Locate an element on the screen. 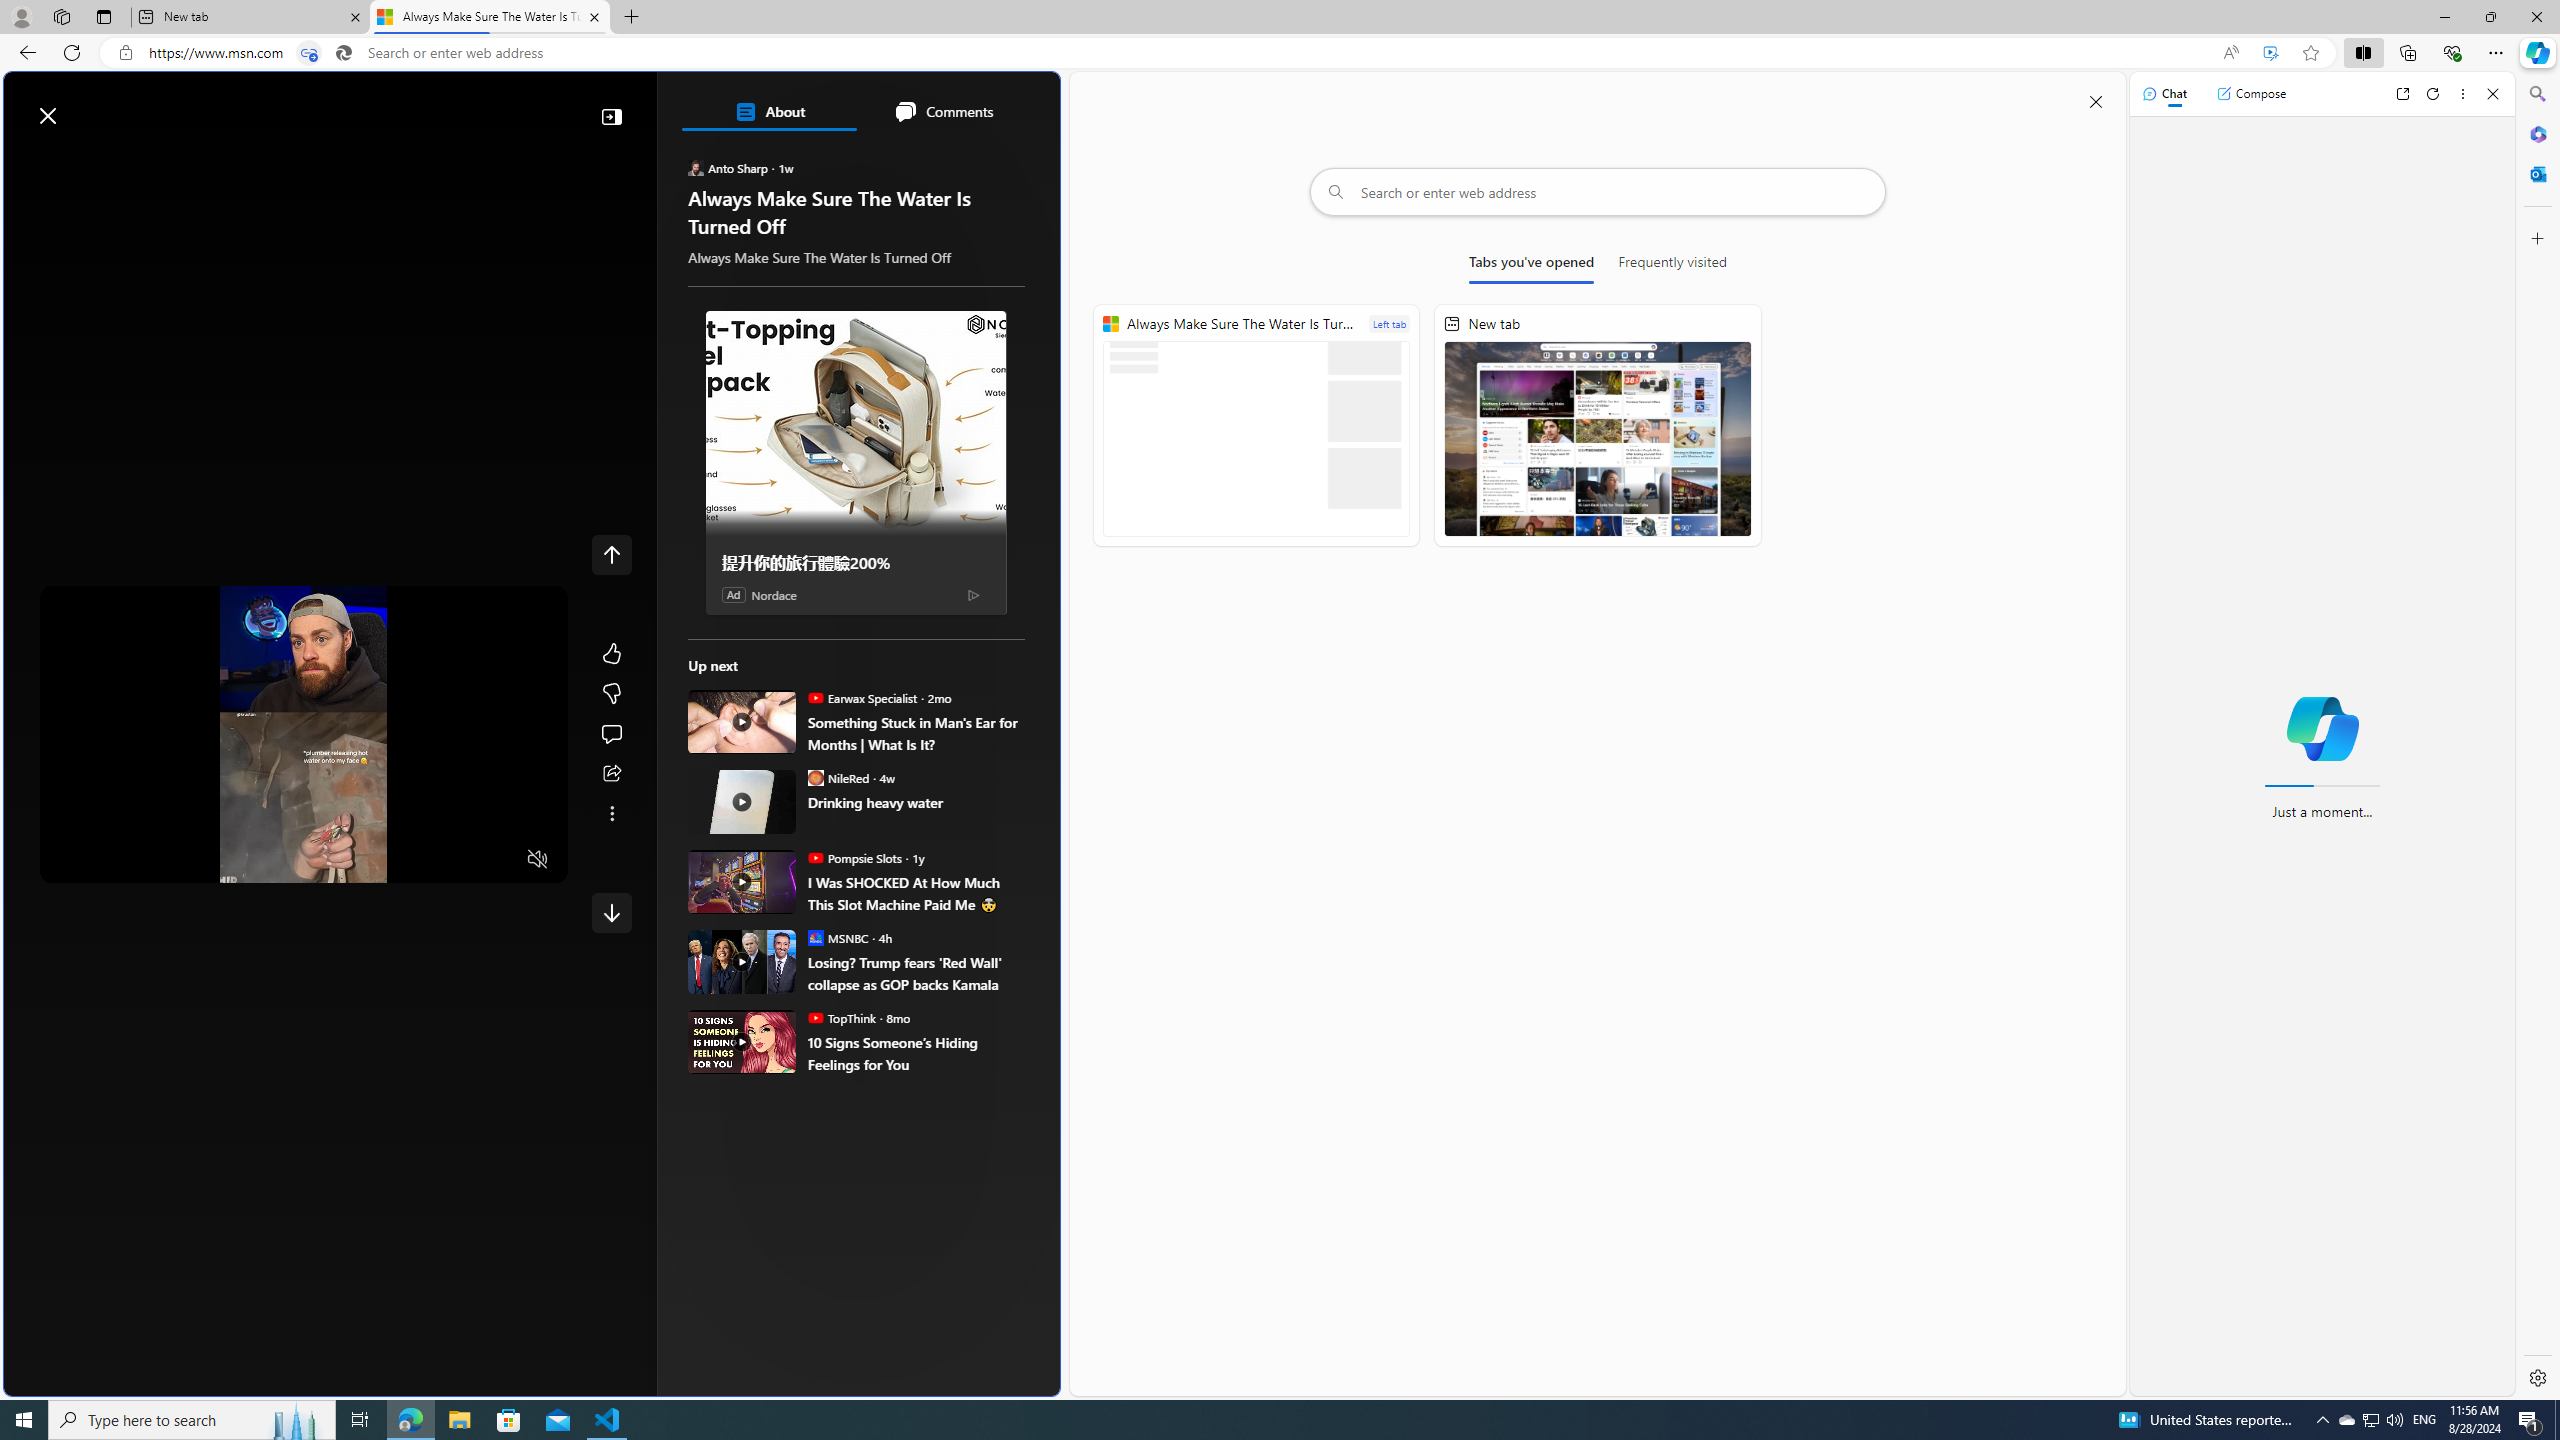 The height and width of the screenshot is (1440, 2560). 'Search or enter web address' is located at coordinates (1597, 191).